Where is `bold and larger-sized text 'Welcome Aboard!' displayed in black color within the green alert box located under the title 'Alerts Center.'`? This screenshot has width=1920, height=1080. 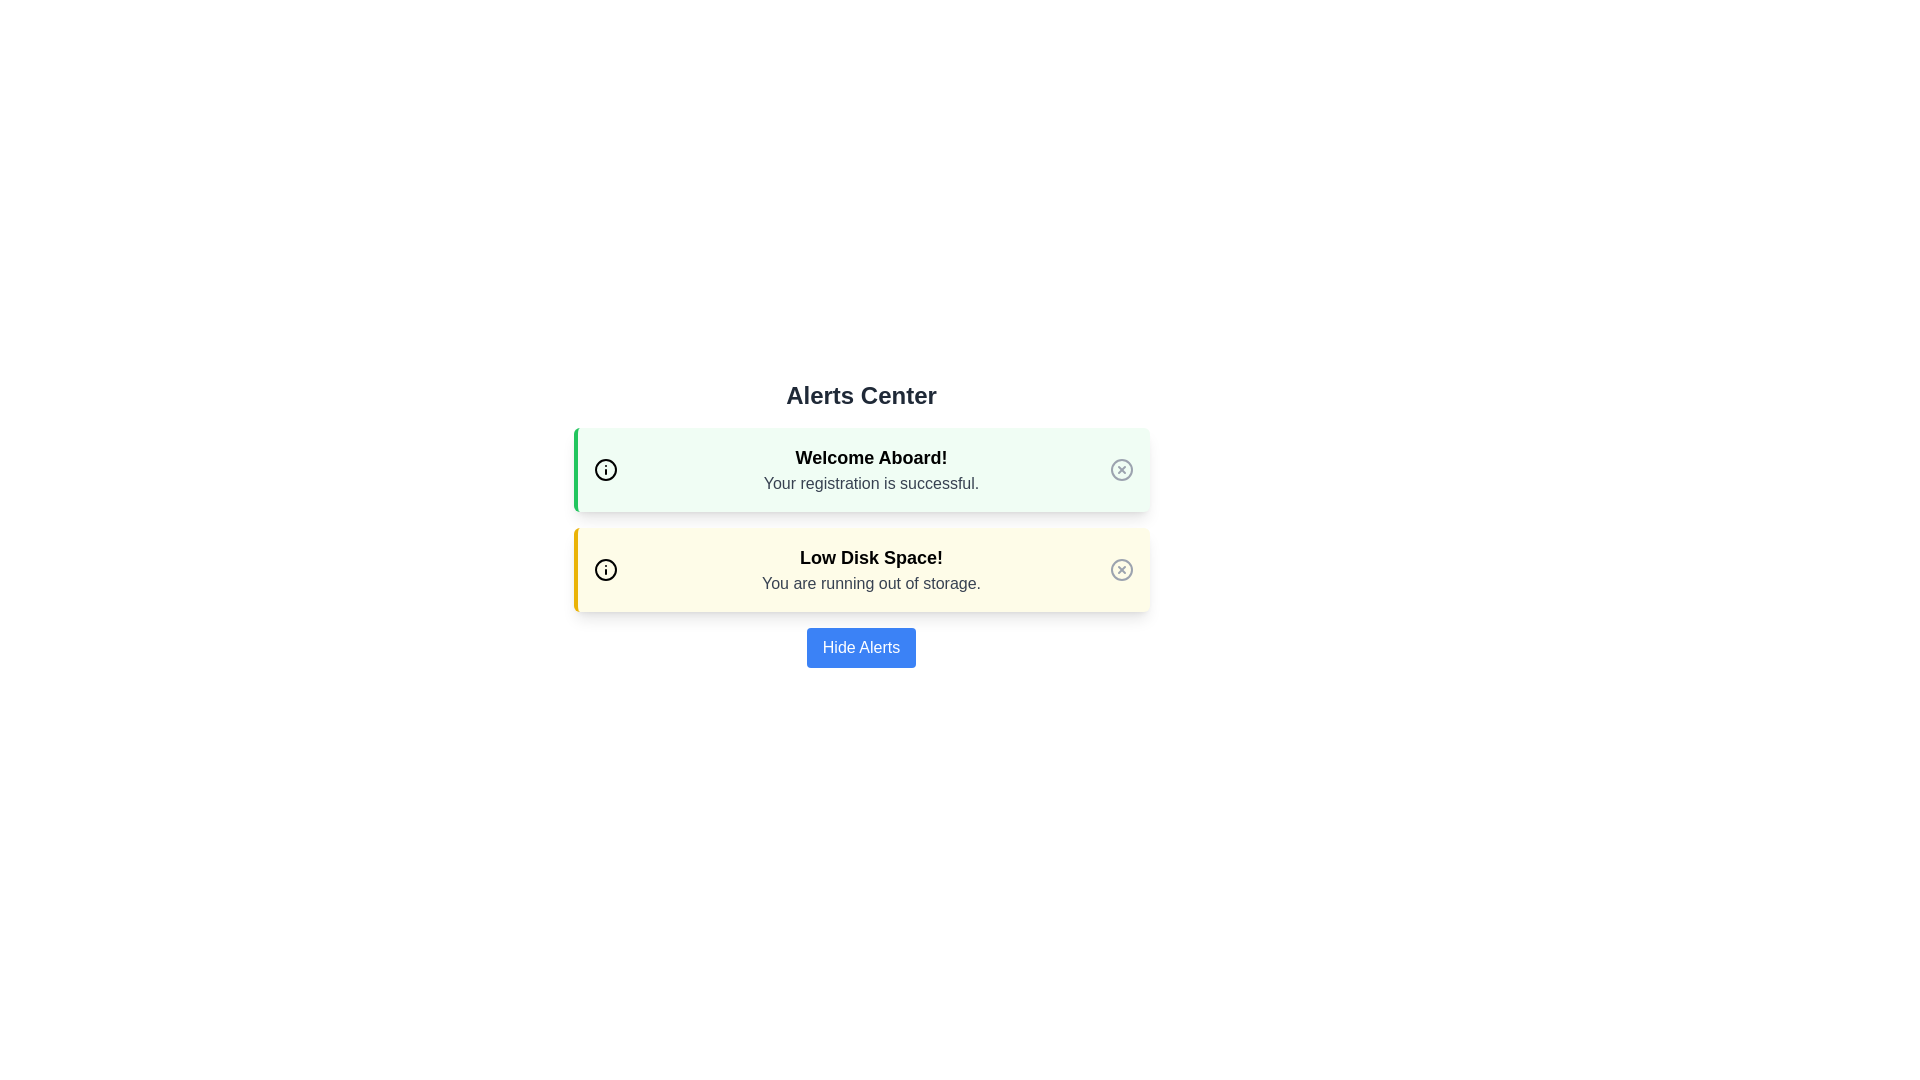
bold and larger-sized text 'Welcome Aboard!' displayed in black color within the green alert box located under the title 'Alerts Center.' is located at coordinates (871, 458).